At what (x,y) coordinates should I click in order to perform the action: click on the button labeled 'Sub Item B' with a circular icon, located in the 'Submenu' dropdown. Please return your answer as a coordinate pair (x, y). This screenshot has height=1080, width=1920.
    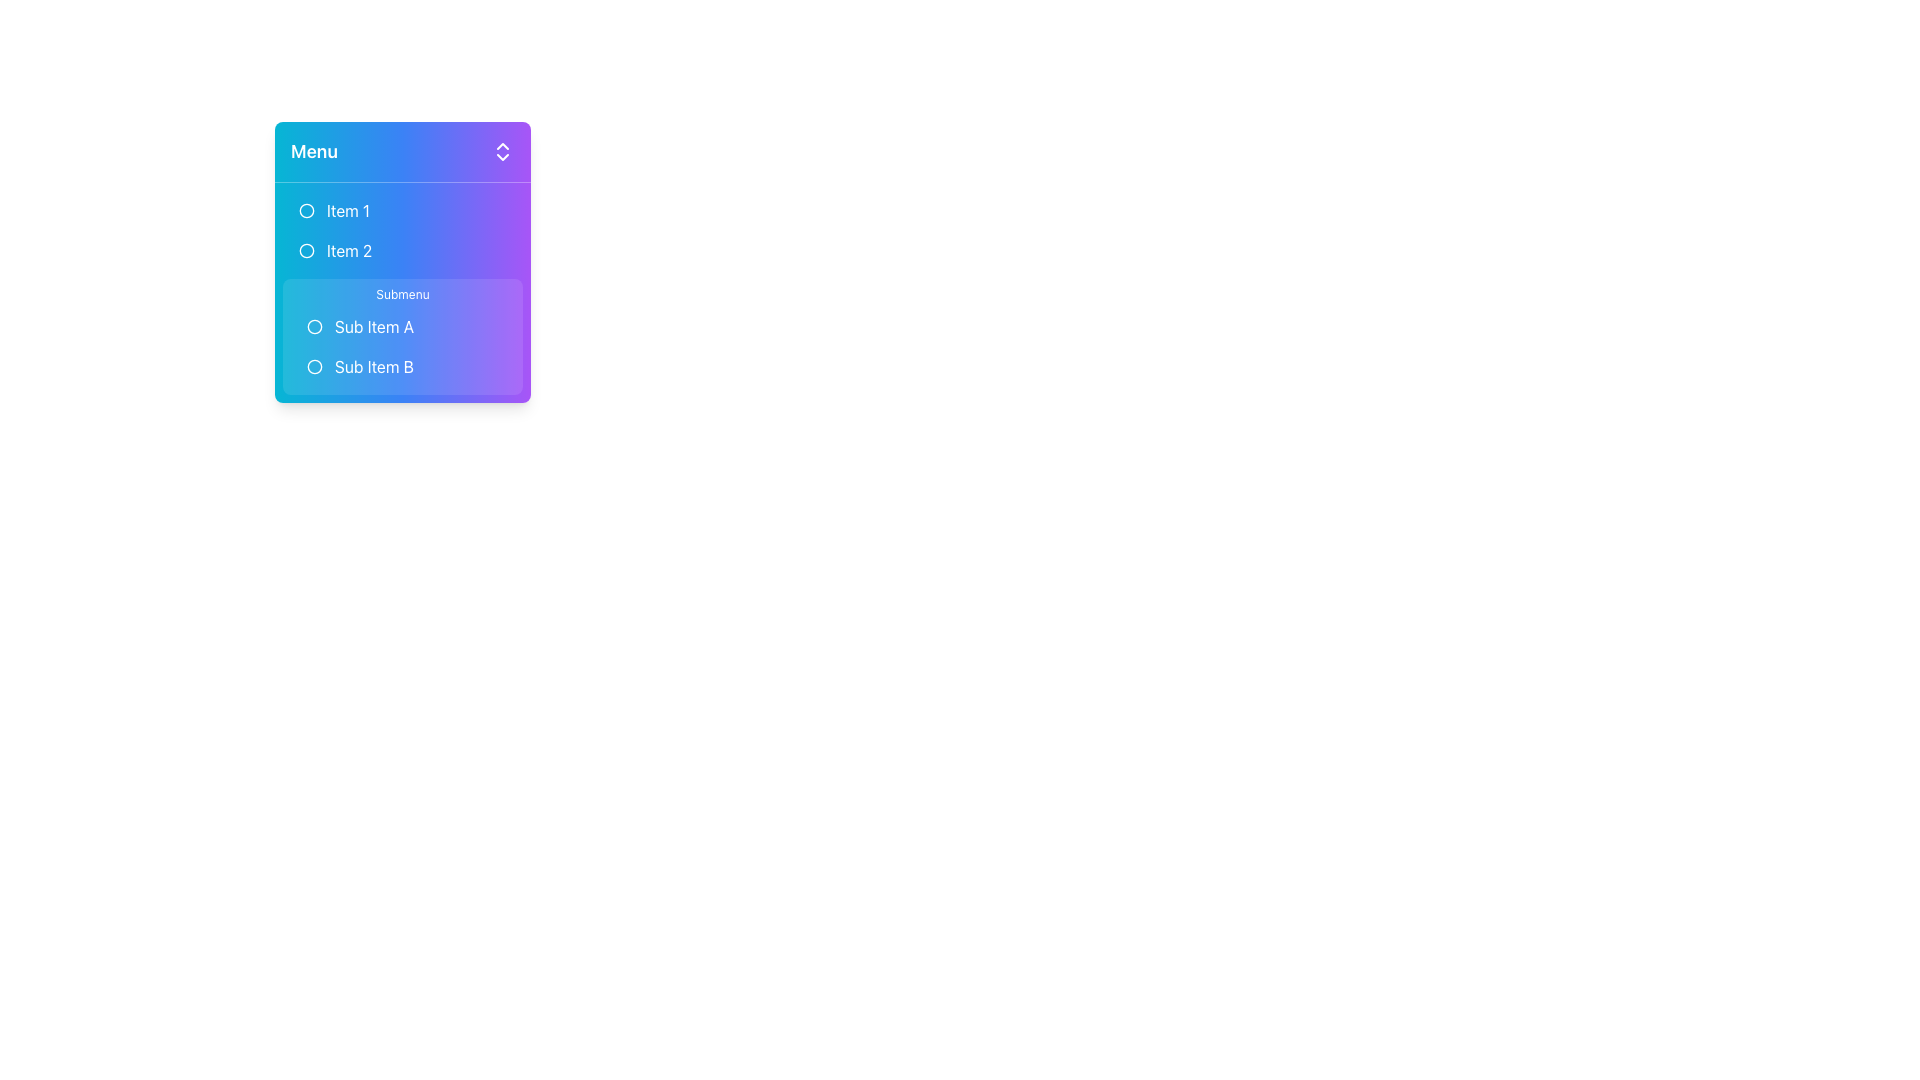
    Looking at the image, I should click on (360, 366).